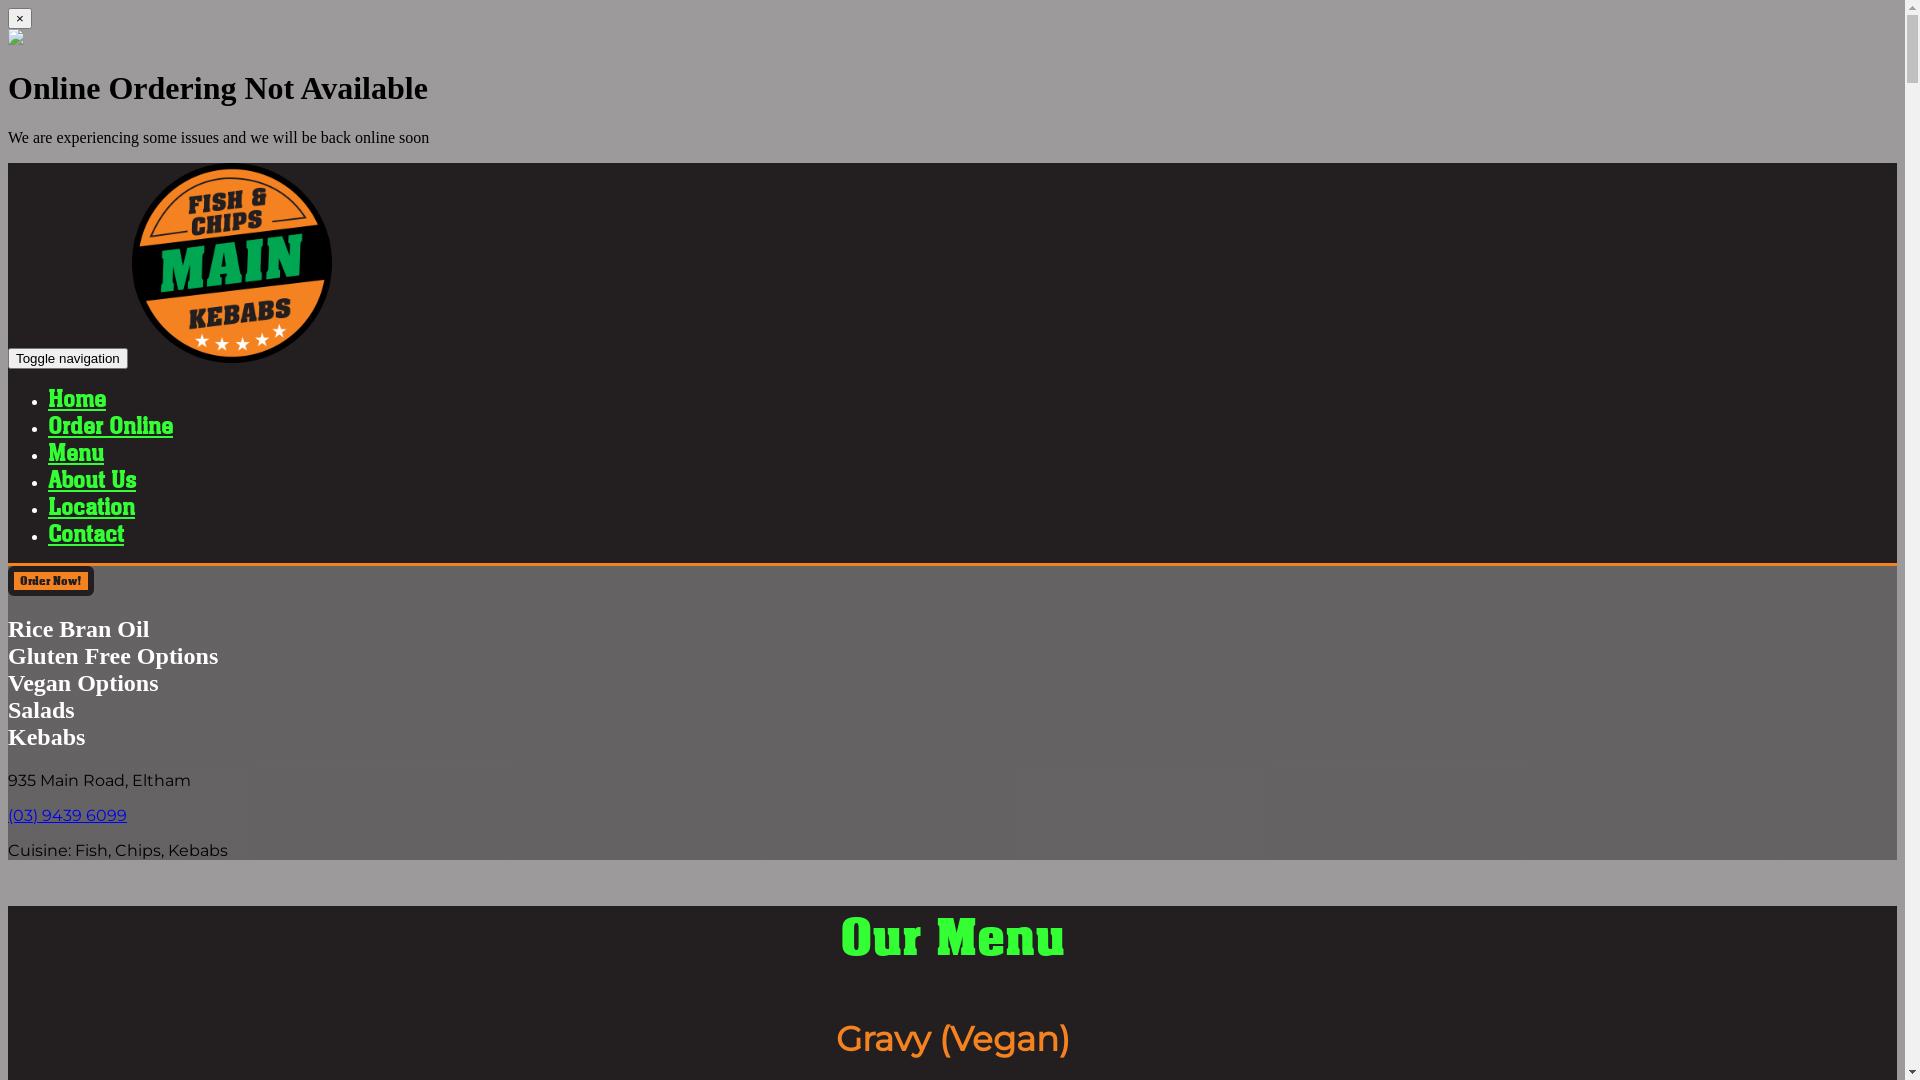 The image size is (1920, 1080). What do you see at coordinates (48, 452) in the screenshot?
I see `'Menu'` at bounding box center [48, 452].